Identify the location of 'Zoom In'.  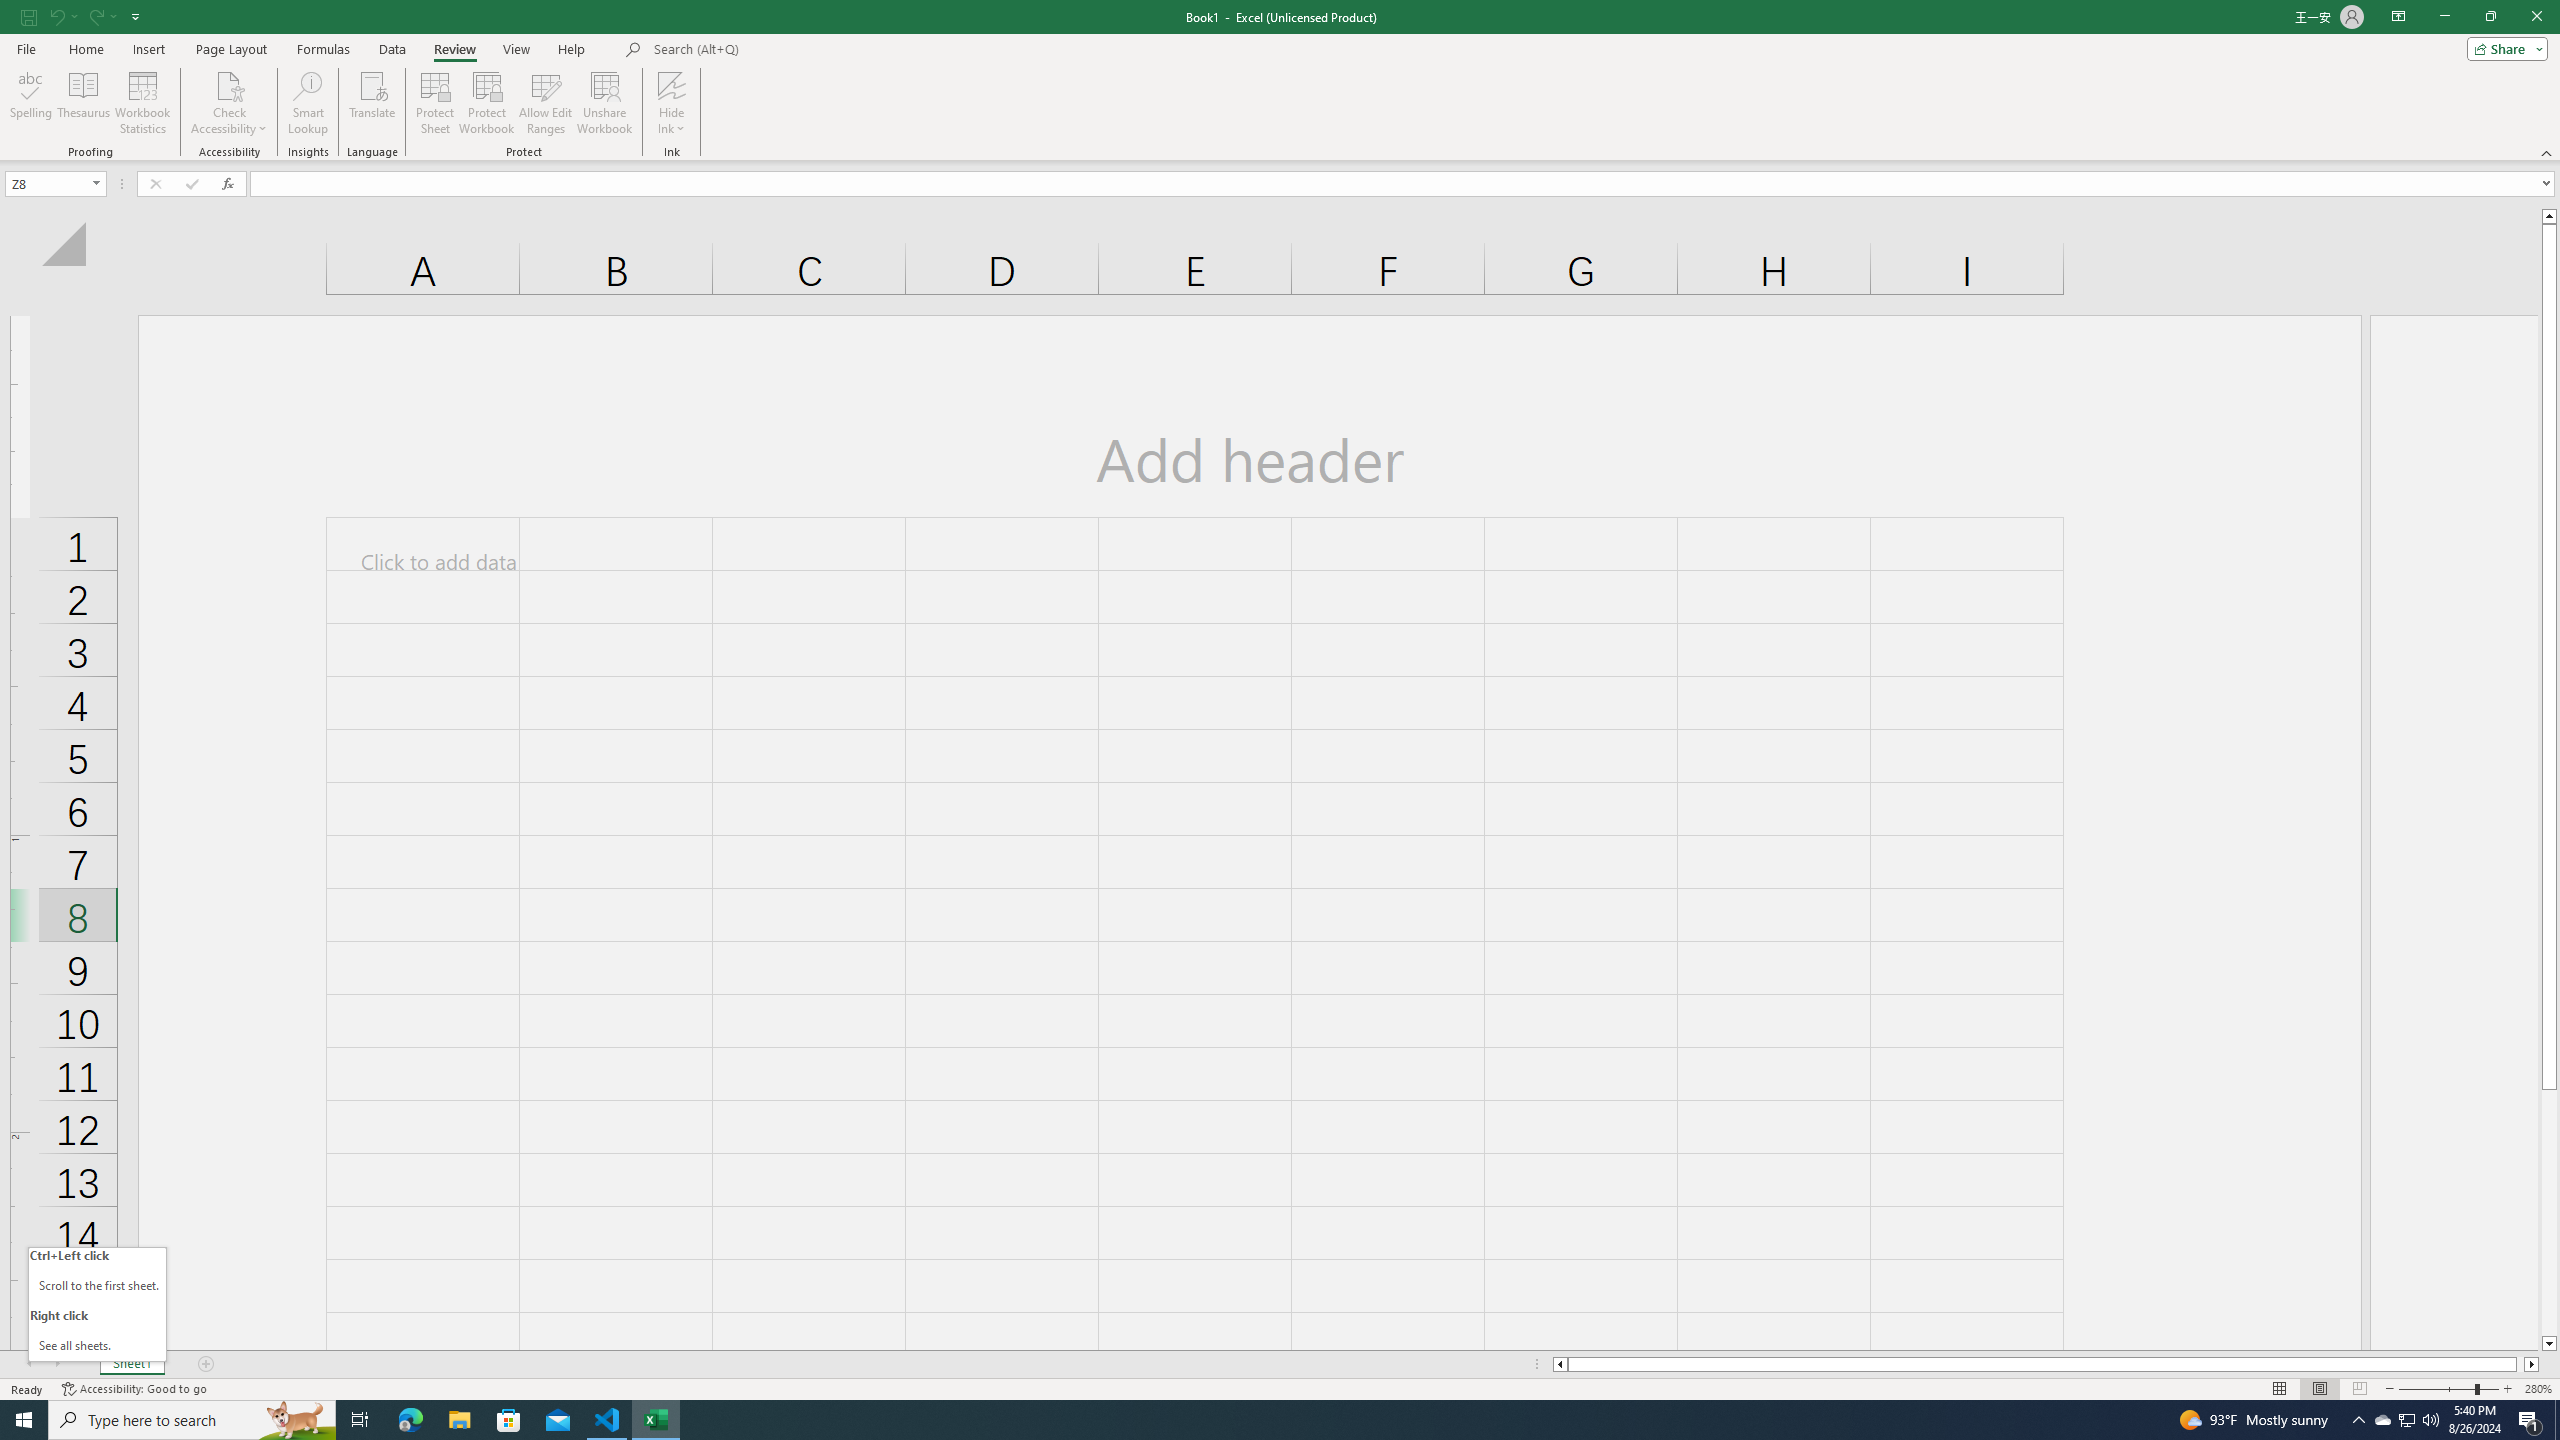
(2507, 1389).